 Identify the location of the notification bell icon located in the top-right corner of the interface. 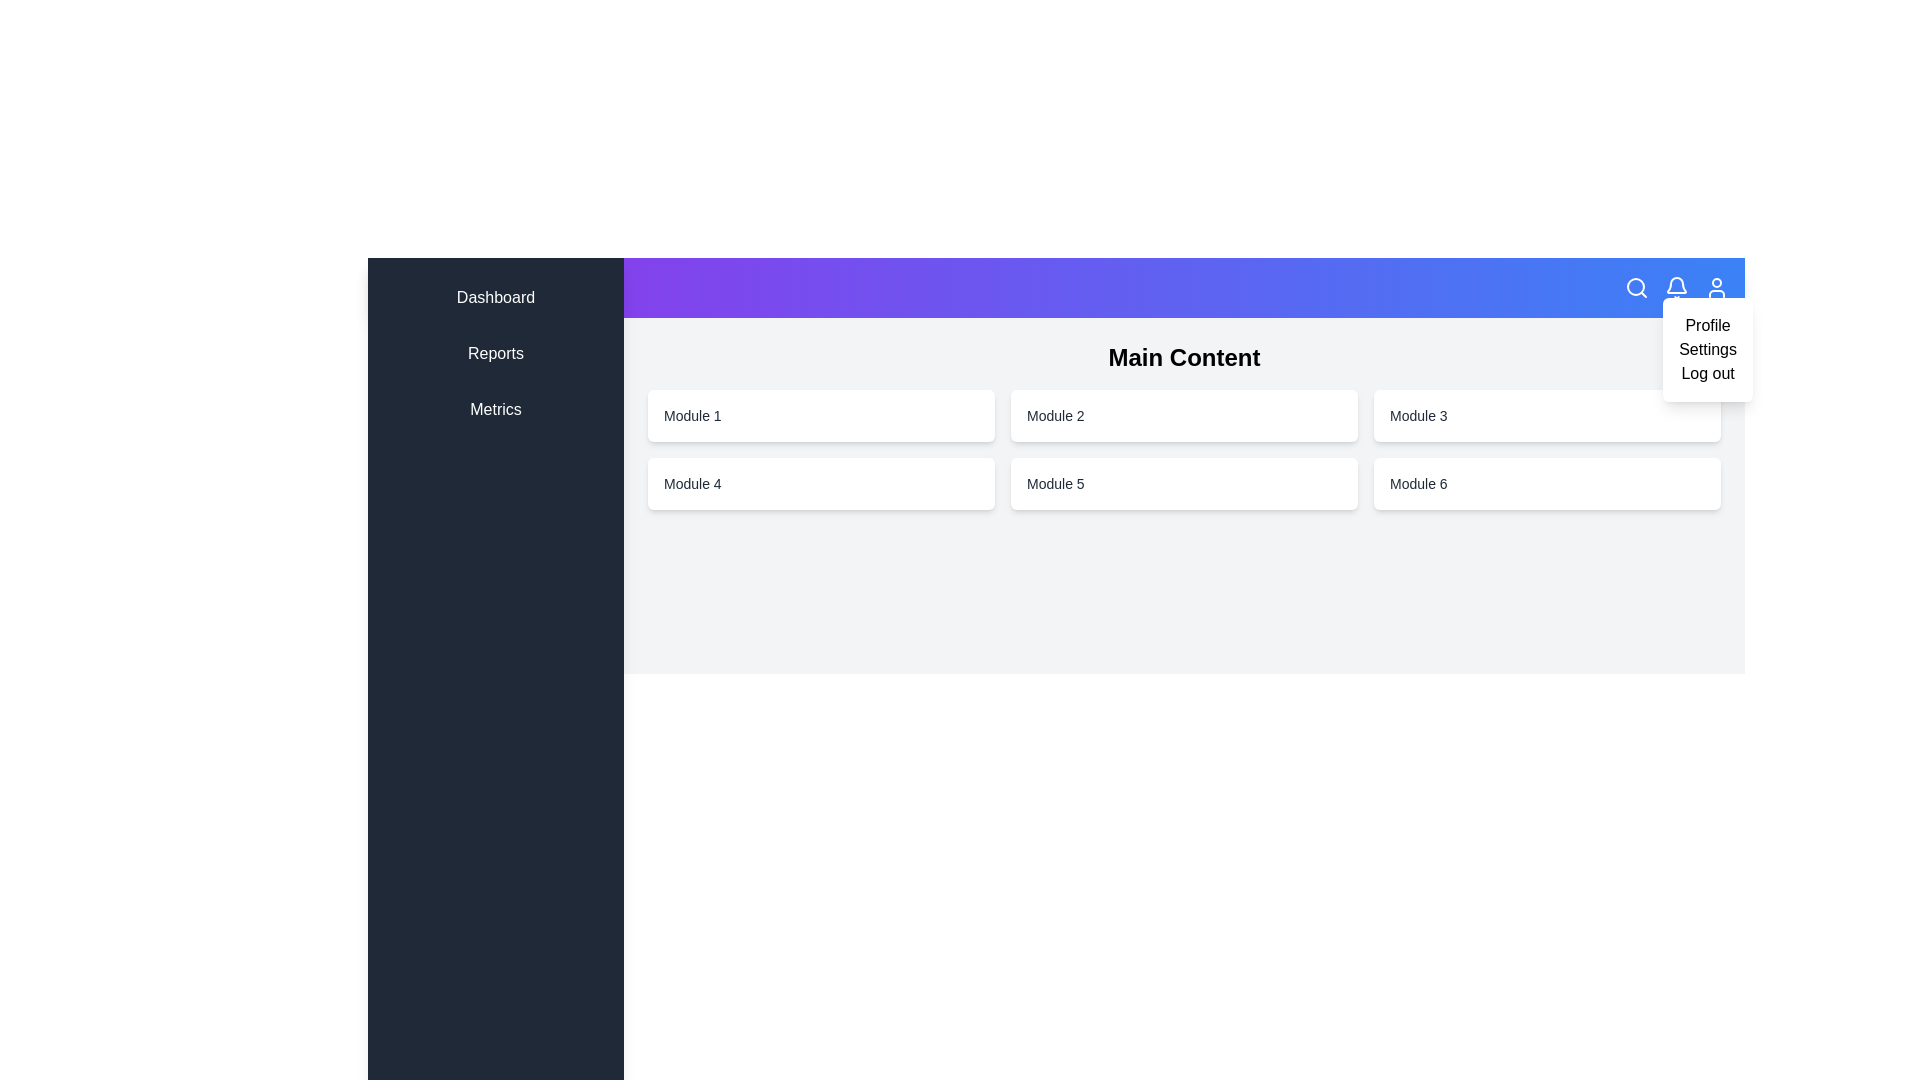
(1676, 288).